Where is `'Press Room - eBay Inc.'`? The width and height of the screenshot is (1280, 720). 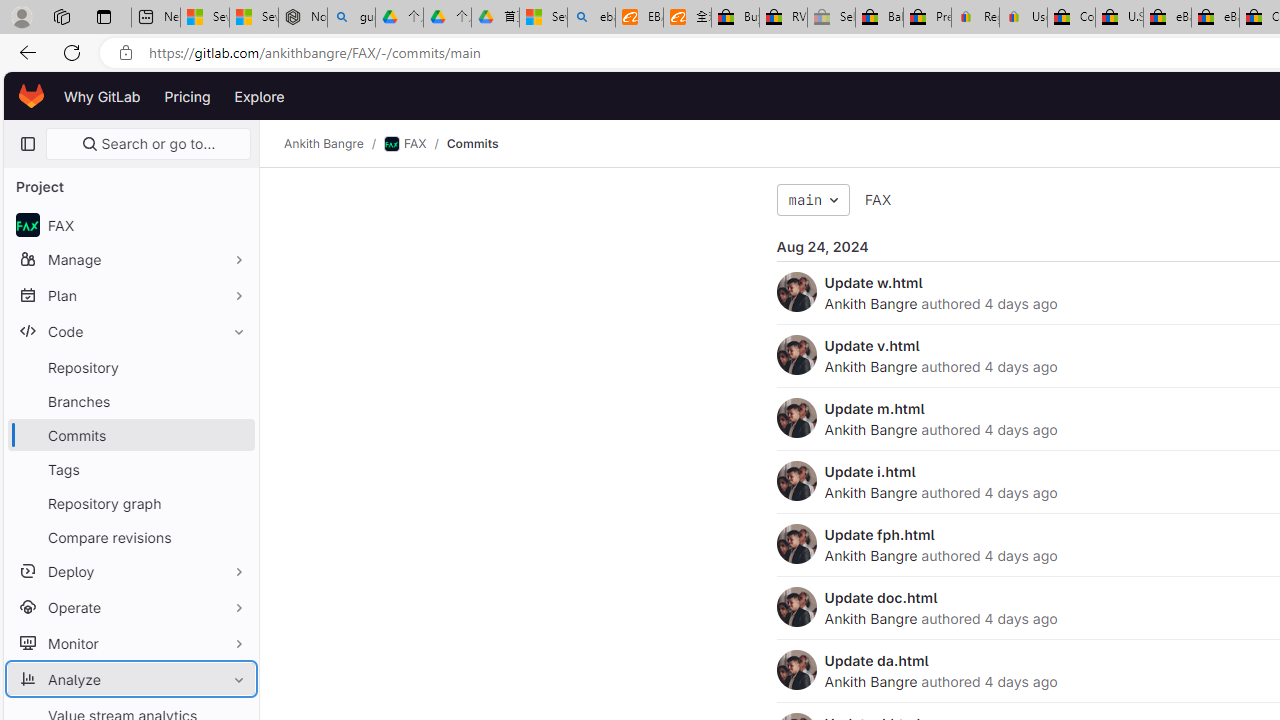 'Press Room - eBay Inc.' is located at coordinates (926, 17).